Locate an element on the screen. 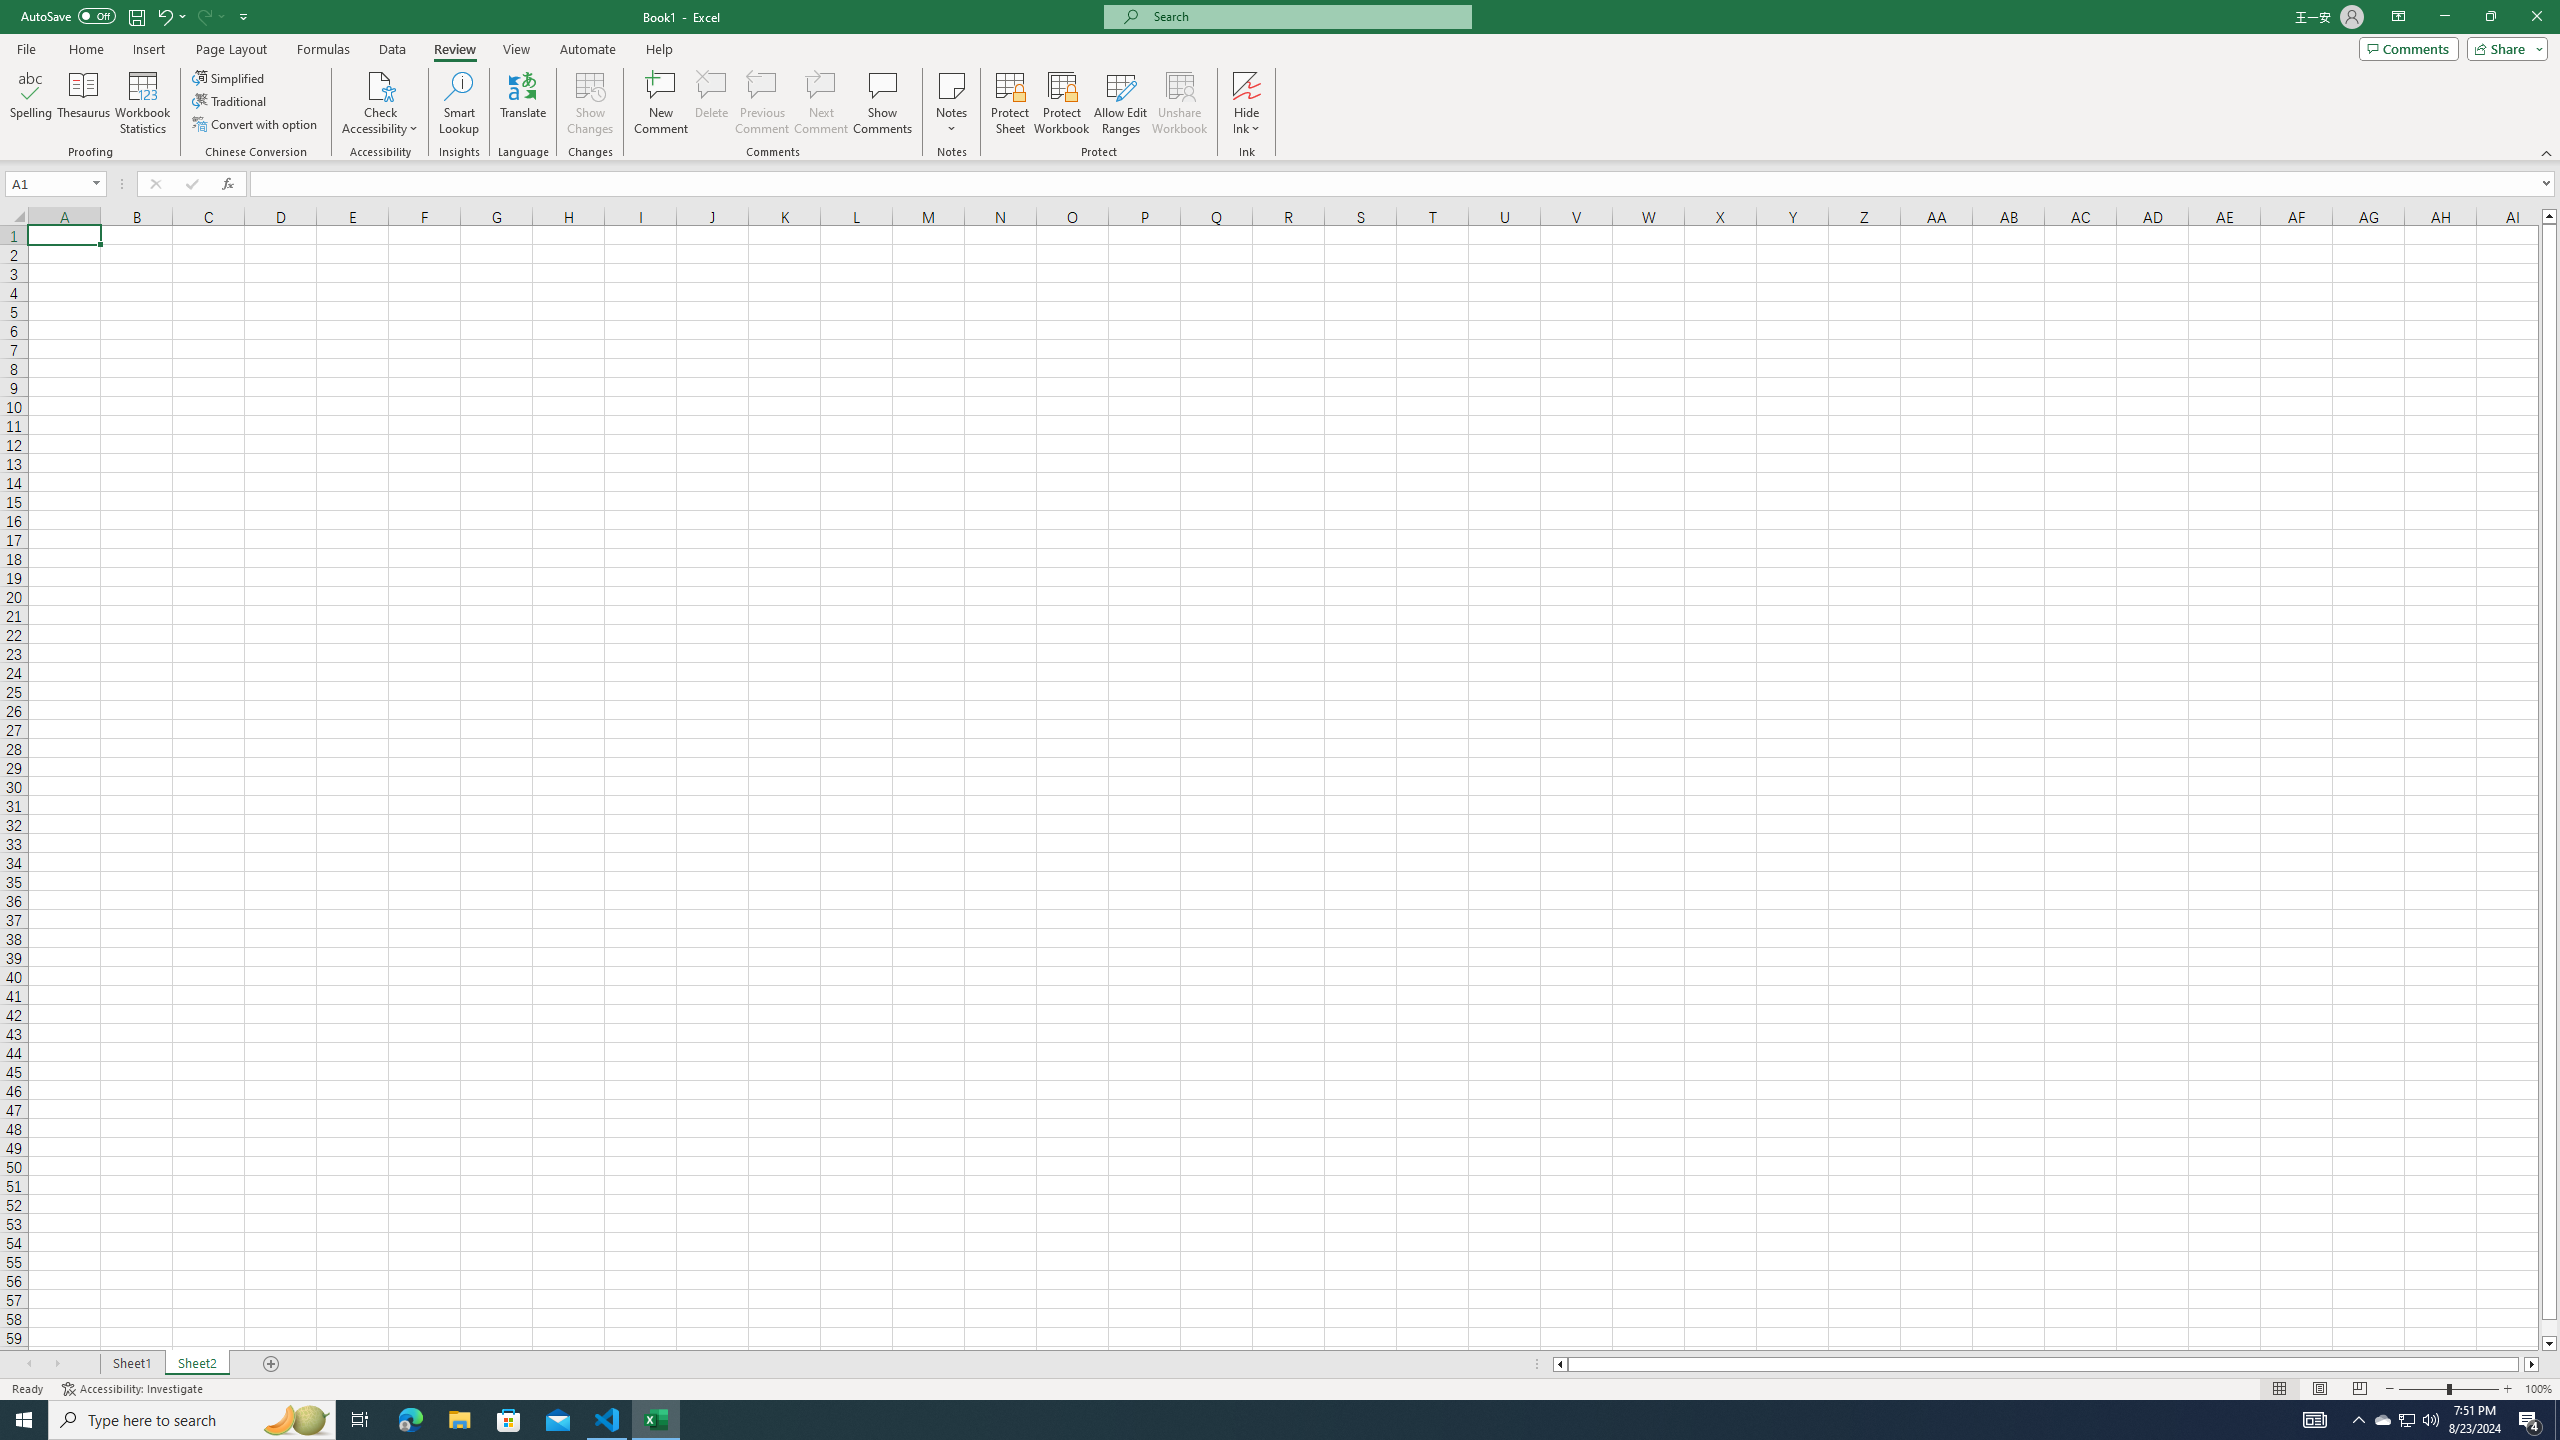  'AutoSave' is located at coordinates (69, 15).